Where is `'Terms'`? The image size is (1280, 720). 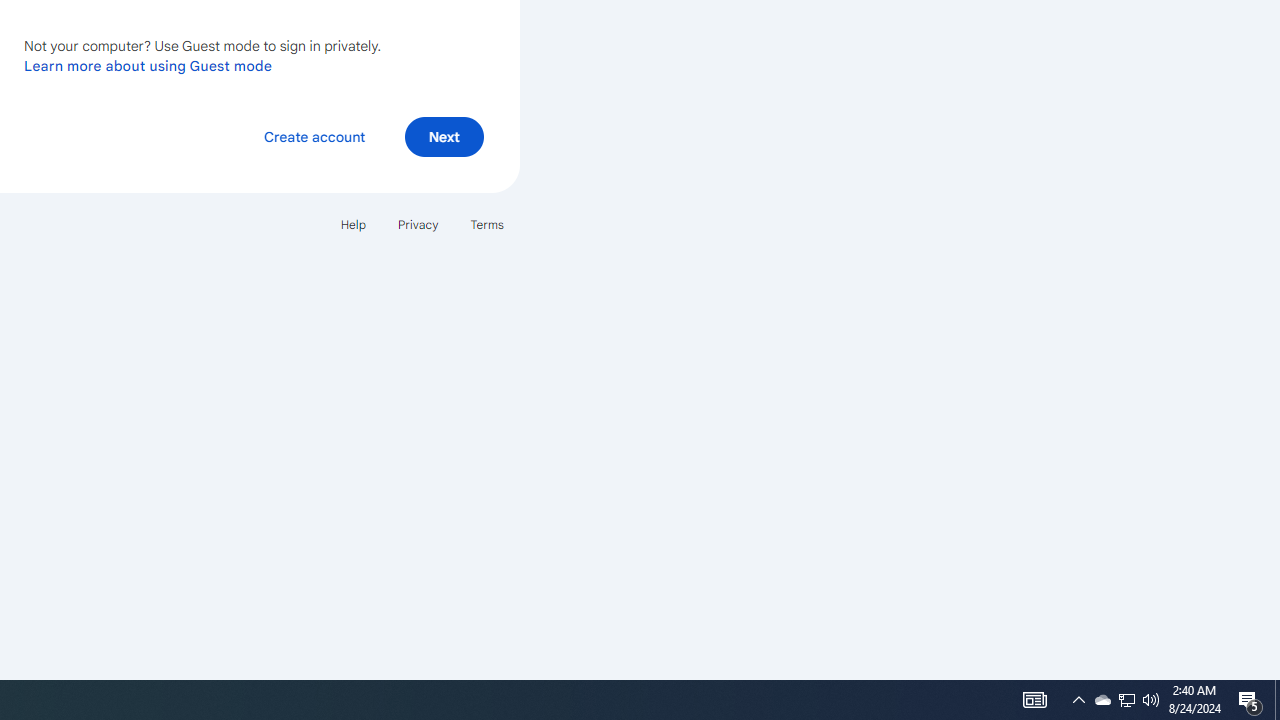
'Terms' is located at coordinates (487, 224).